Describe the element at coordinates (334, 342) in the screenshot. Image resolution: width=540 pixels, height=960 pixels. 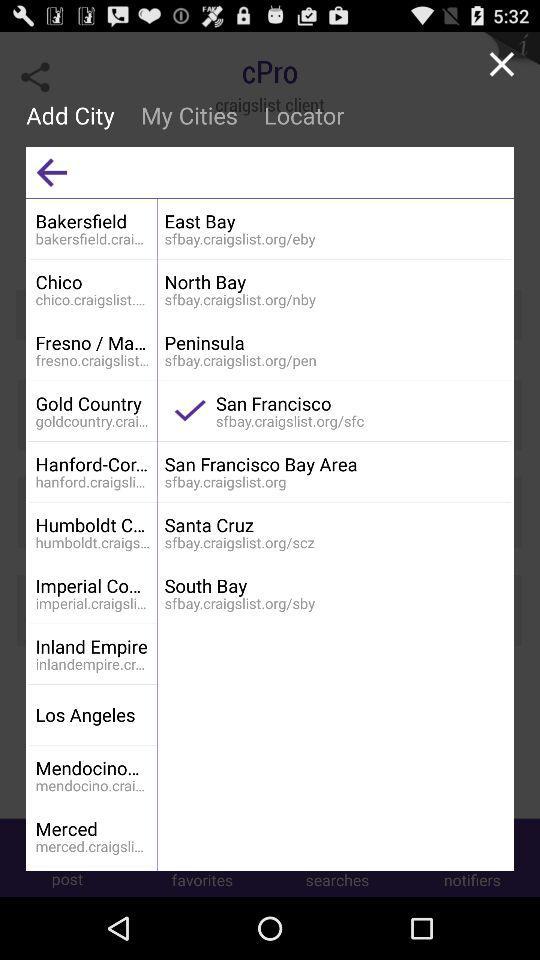
I see `peninsula item` at that location.